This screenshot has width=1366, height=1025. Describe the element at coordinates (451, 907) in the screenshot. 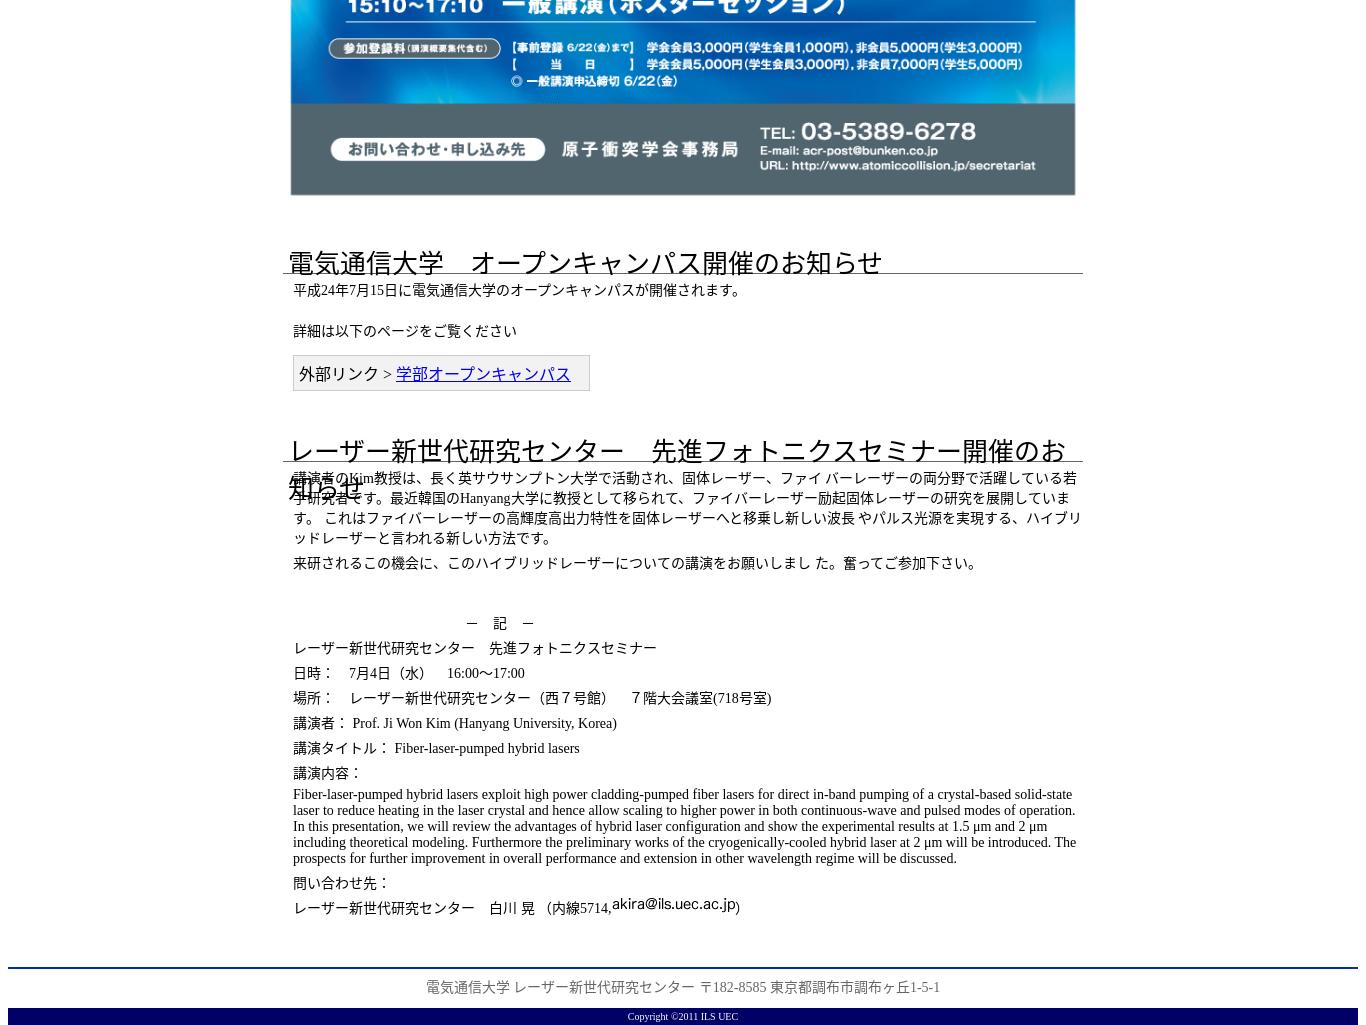

I see `'レーザー新世代研究センター　白川 晃 （内線5714,'` at that location.